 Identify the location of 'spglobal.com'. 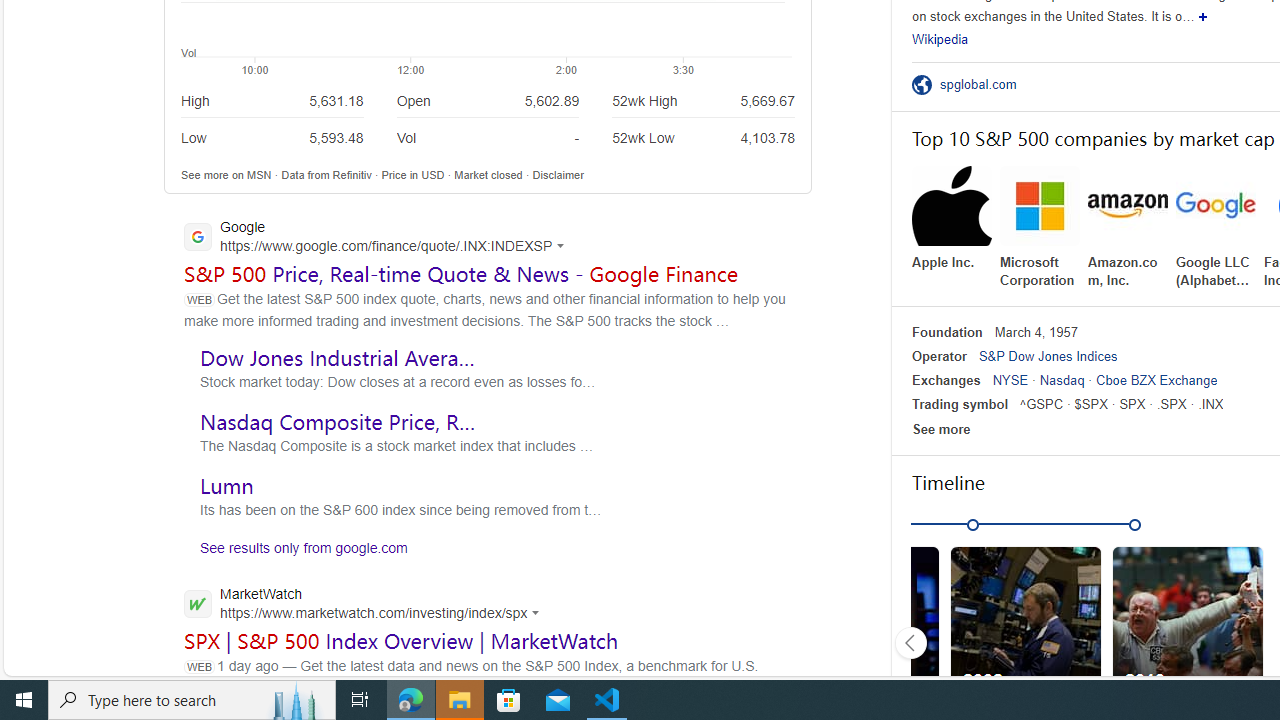
(984, 83).